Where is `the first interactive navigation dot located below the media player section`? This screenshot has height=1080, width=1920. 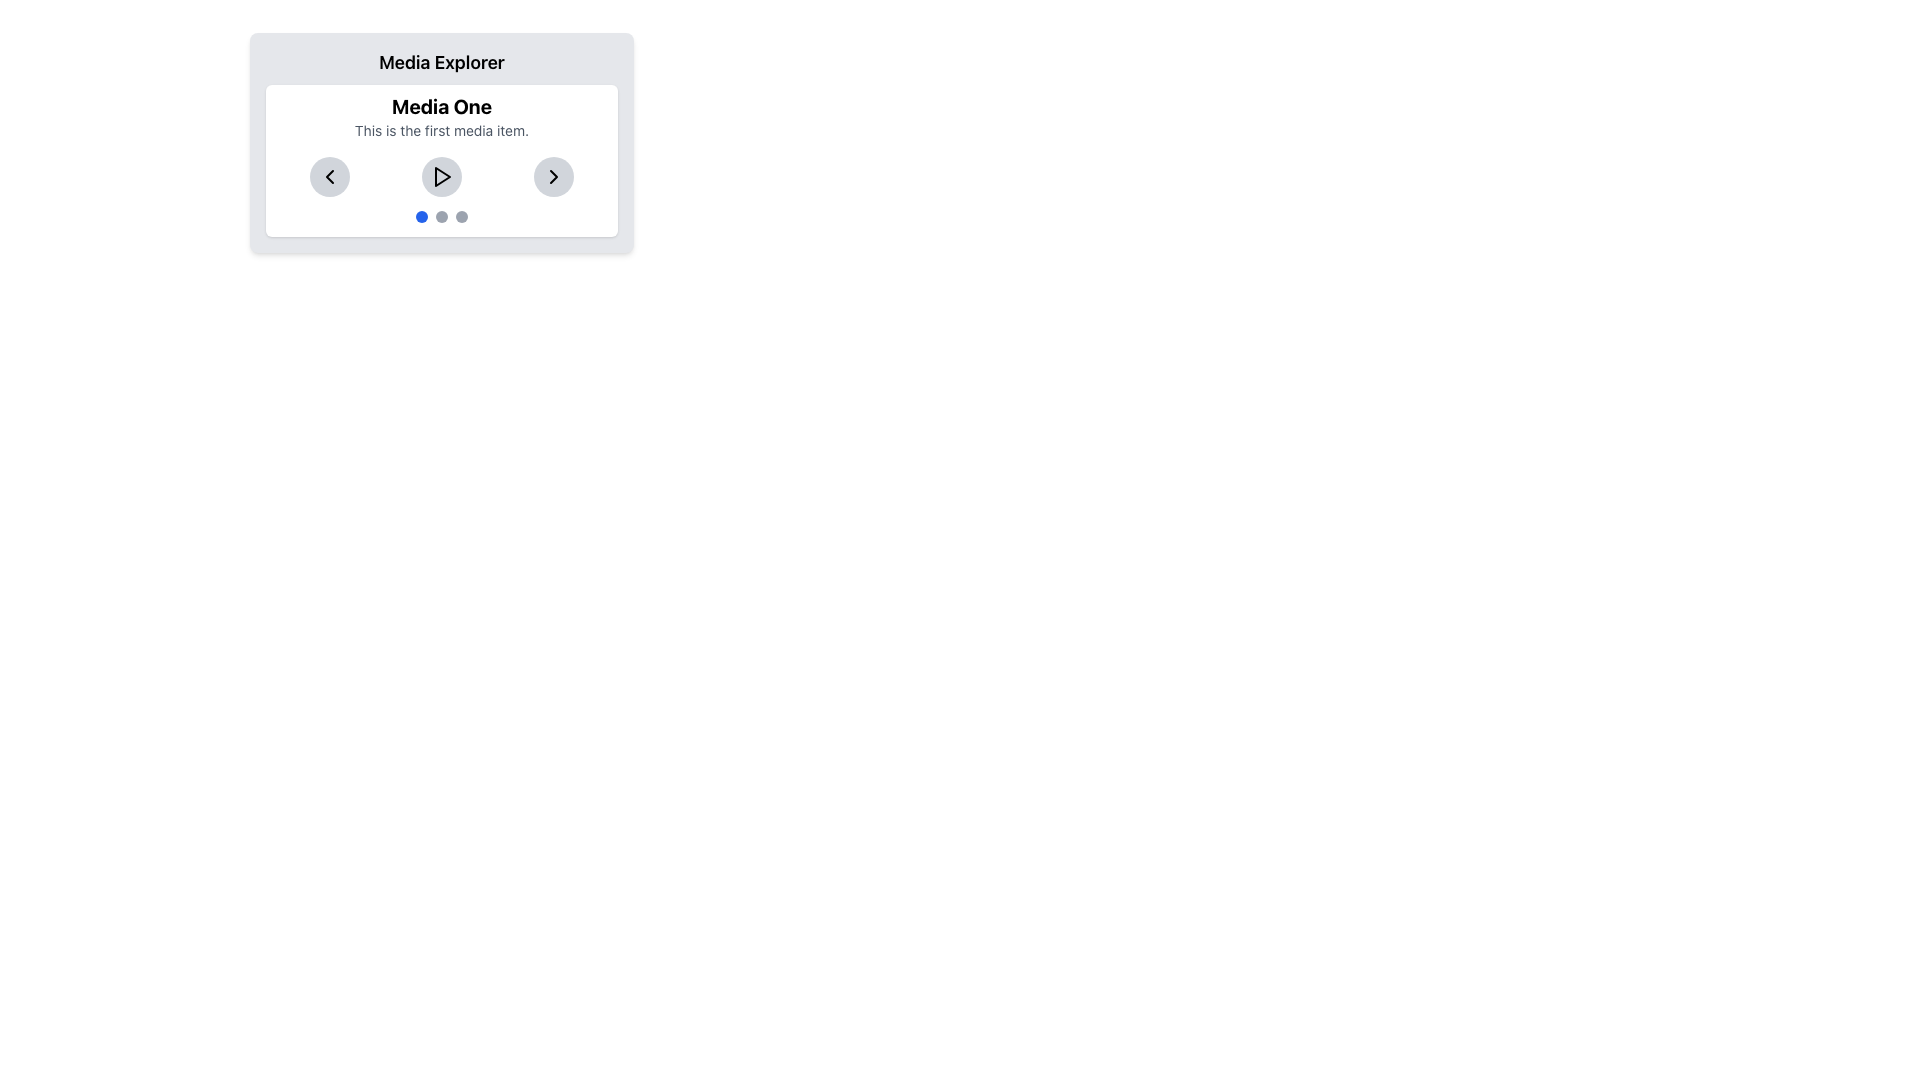
the first interactive navigation dot located below the media player section is located at coordinates (421, 216).